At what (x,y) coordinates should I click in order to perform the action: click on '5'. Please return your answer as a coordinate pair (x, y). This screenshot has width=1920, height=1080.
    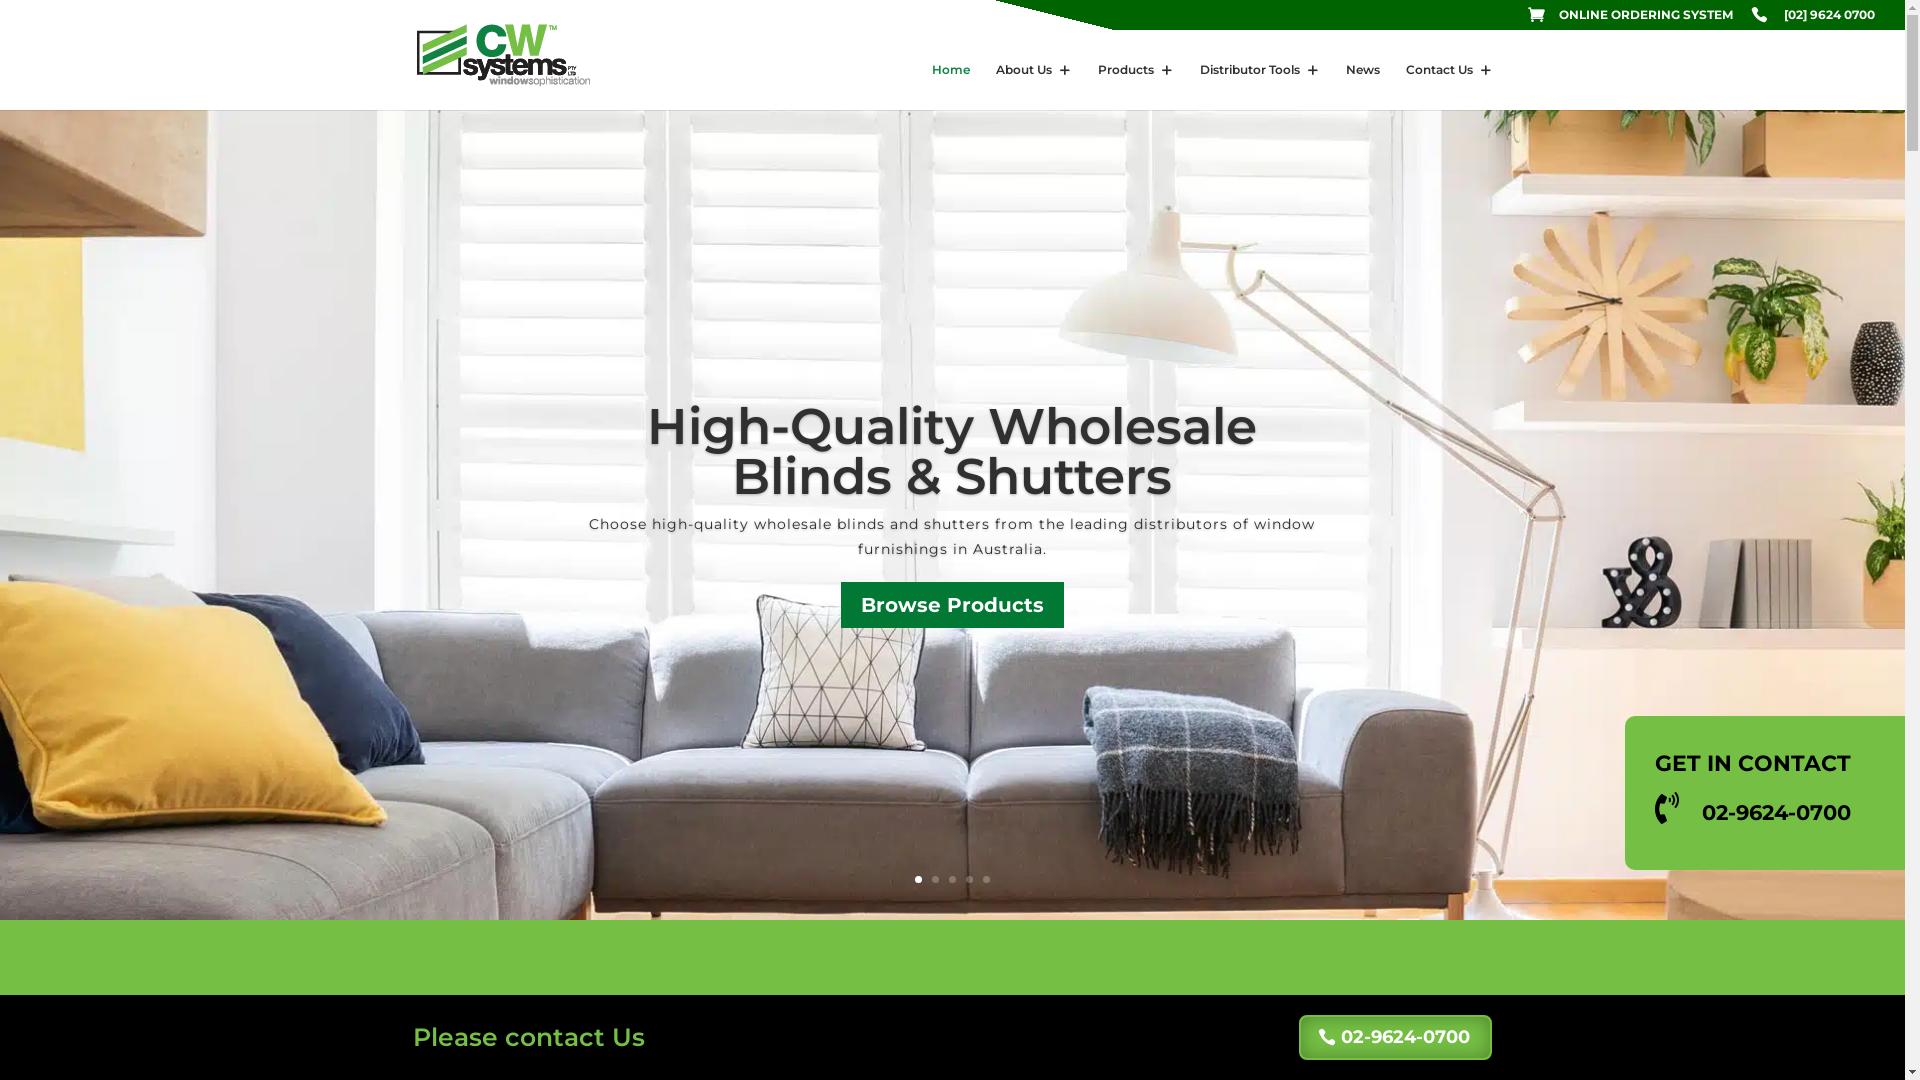
    Looking at the image, I should click on (986, 878).